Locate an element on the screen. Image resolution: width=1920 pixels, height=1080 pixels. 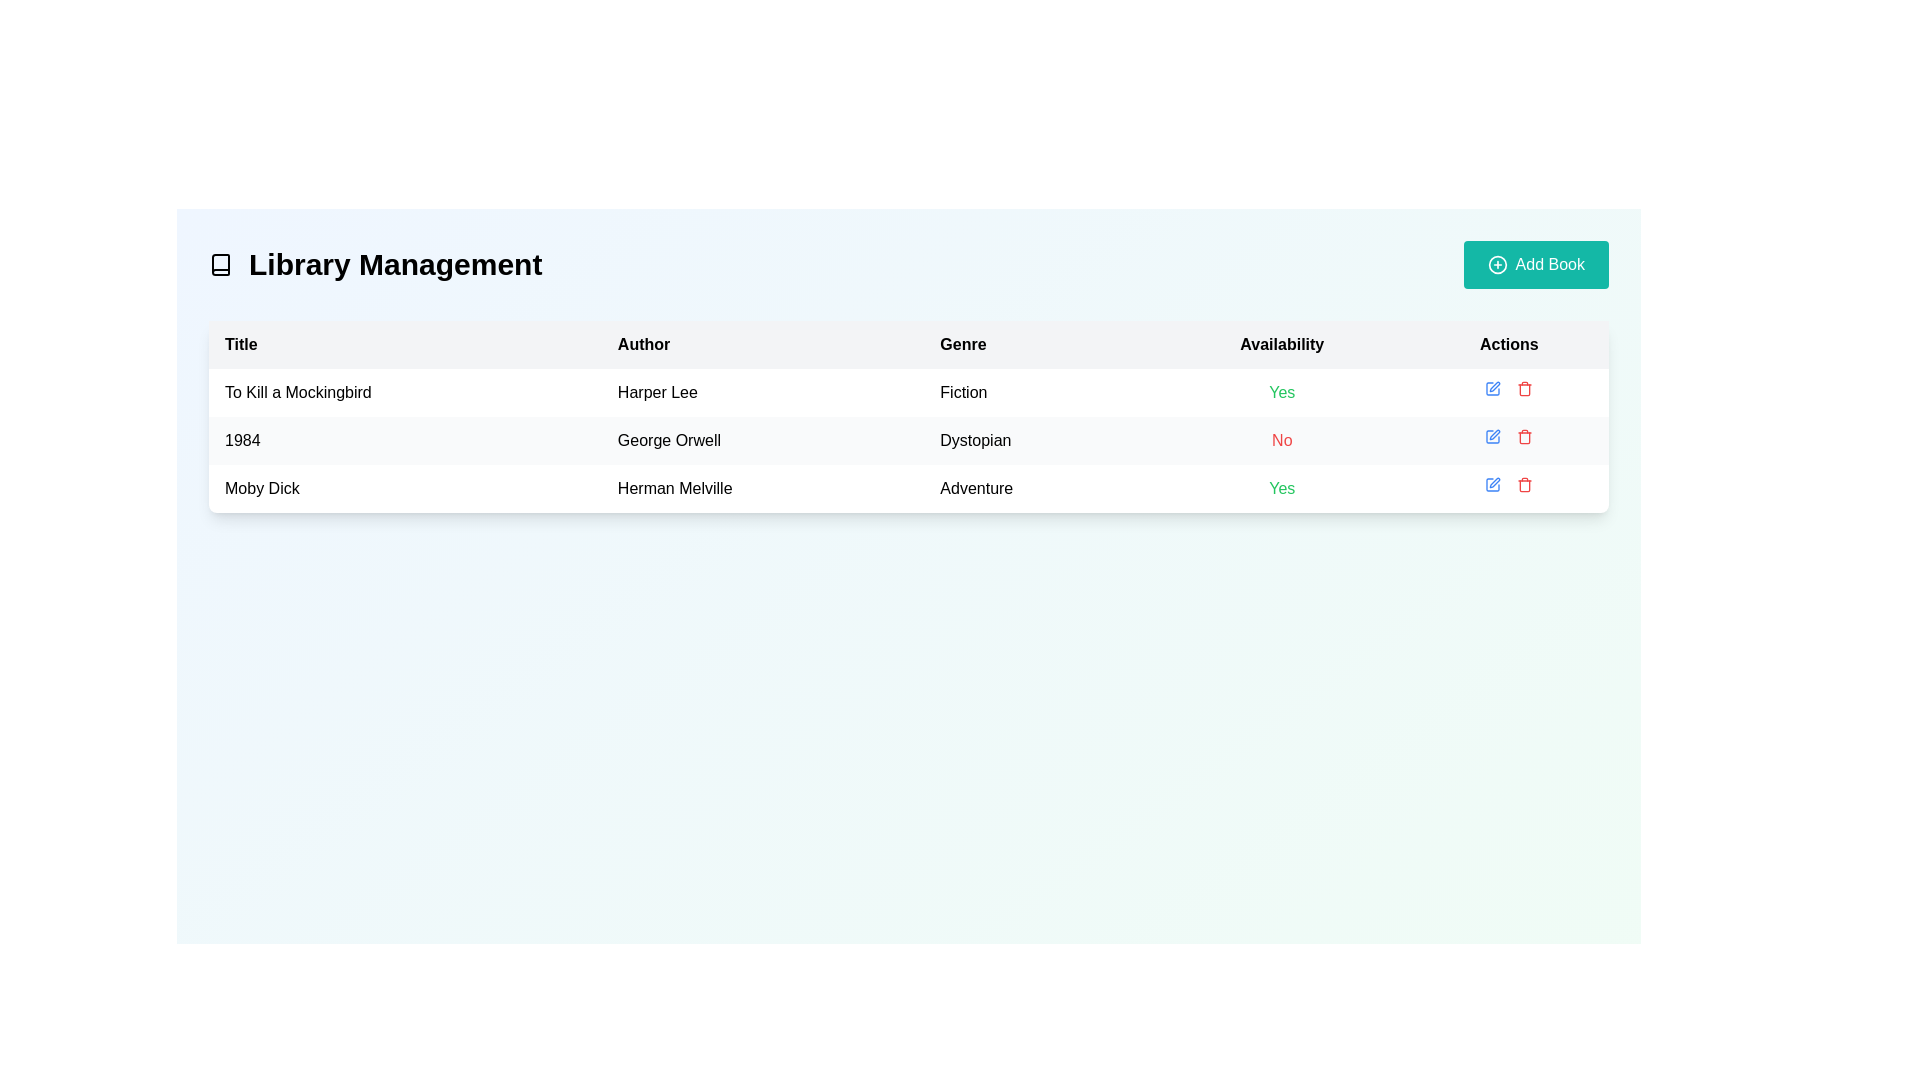
the red trash can icon button located in the 'Actions' column, third row for the book 'Moby Dick' is located at coordinates (1524, 389).